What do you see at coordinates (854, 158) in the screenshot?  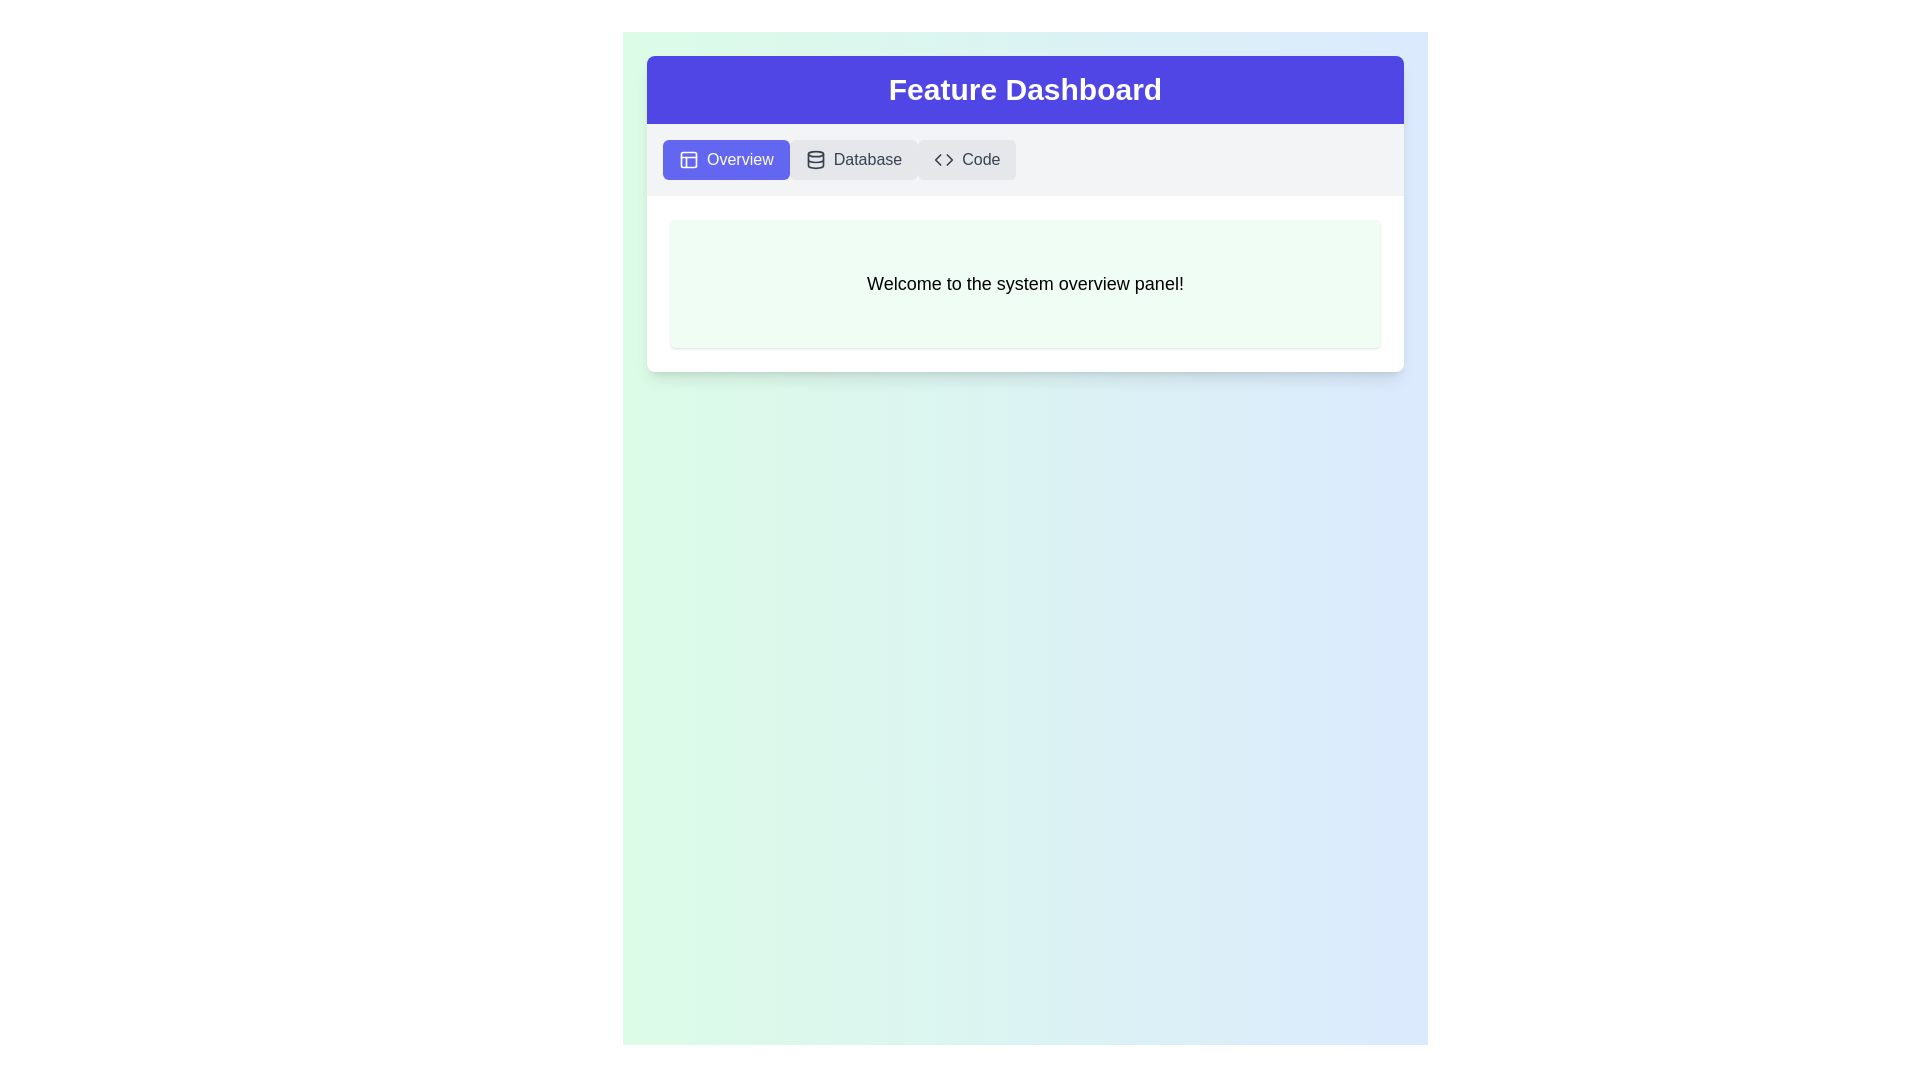 I see `the 'Database' button, which is a rectangular button with a light gray background and a database icon on the left` at bounding box center [854, 158].